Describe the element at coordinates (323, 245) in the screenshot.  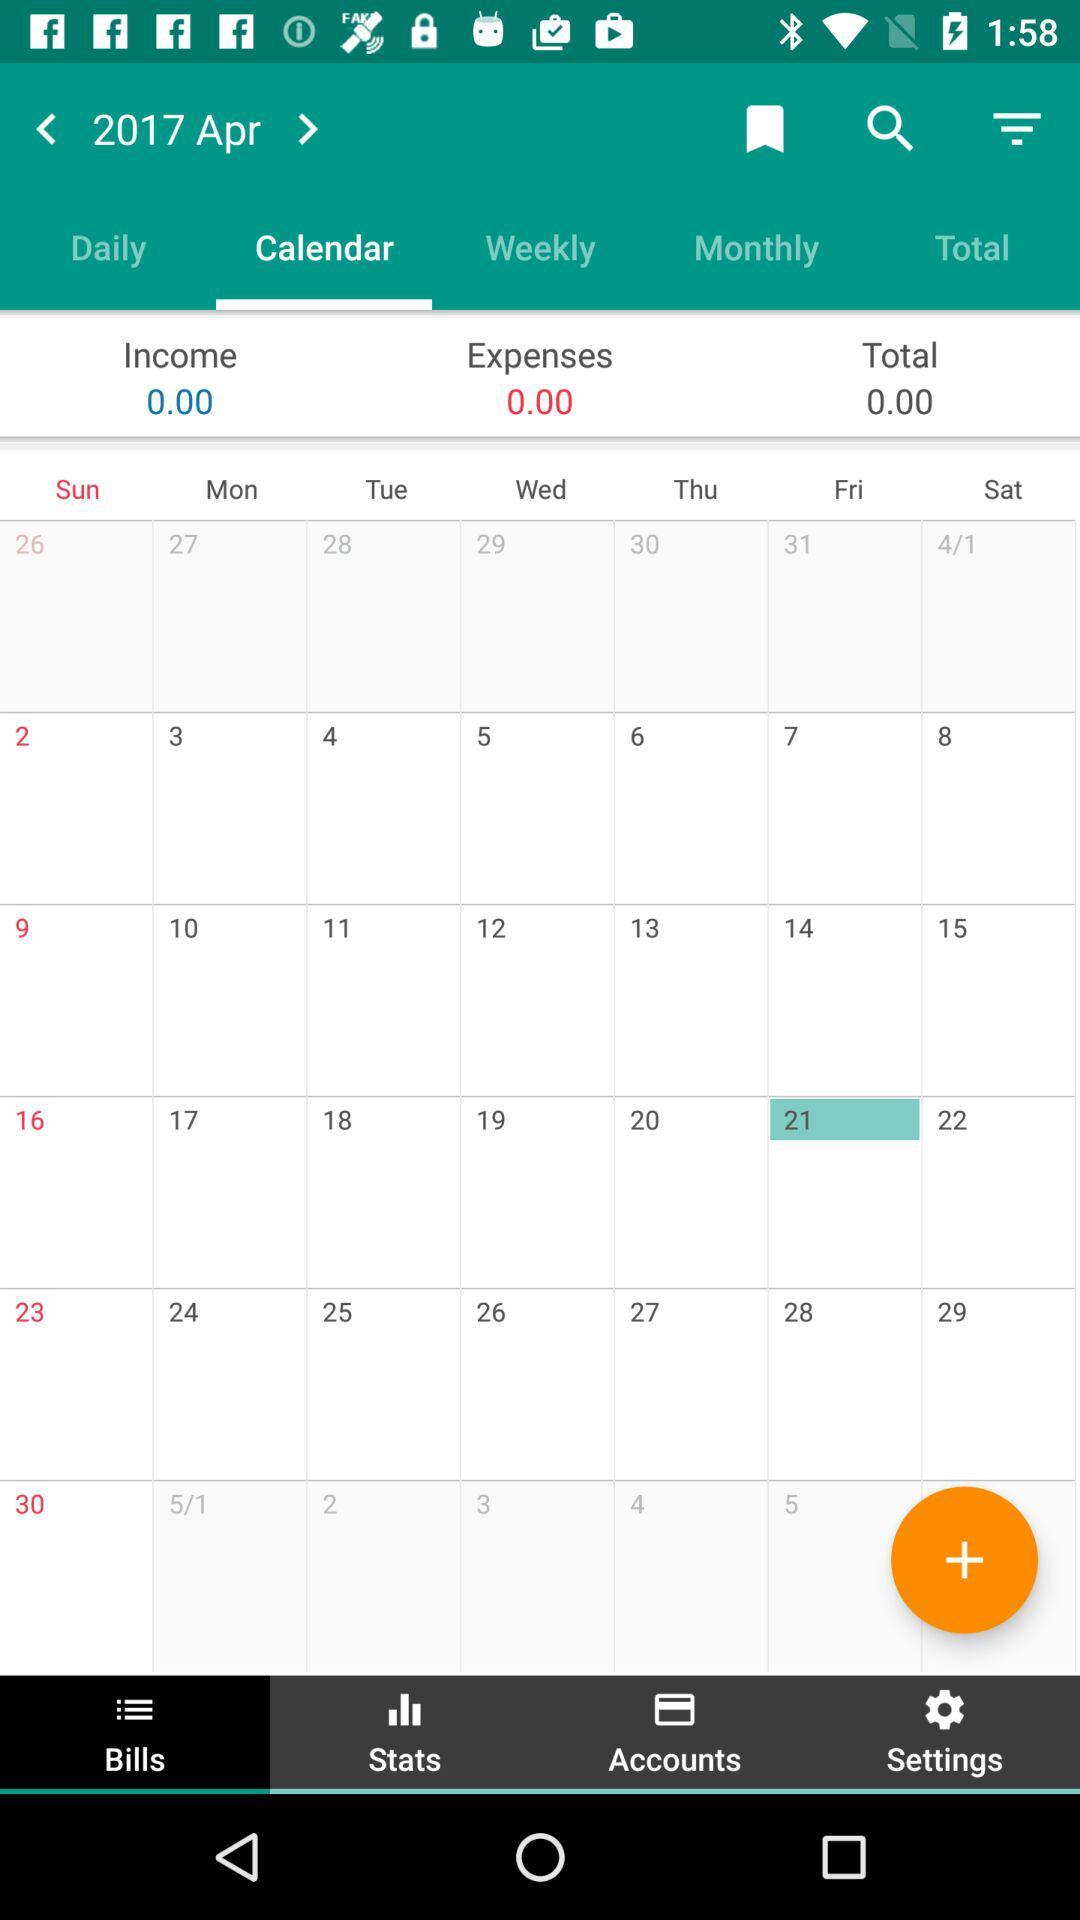
I see `calendar icon` at that location.